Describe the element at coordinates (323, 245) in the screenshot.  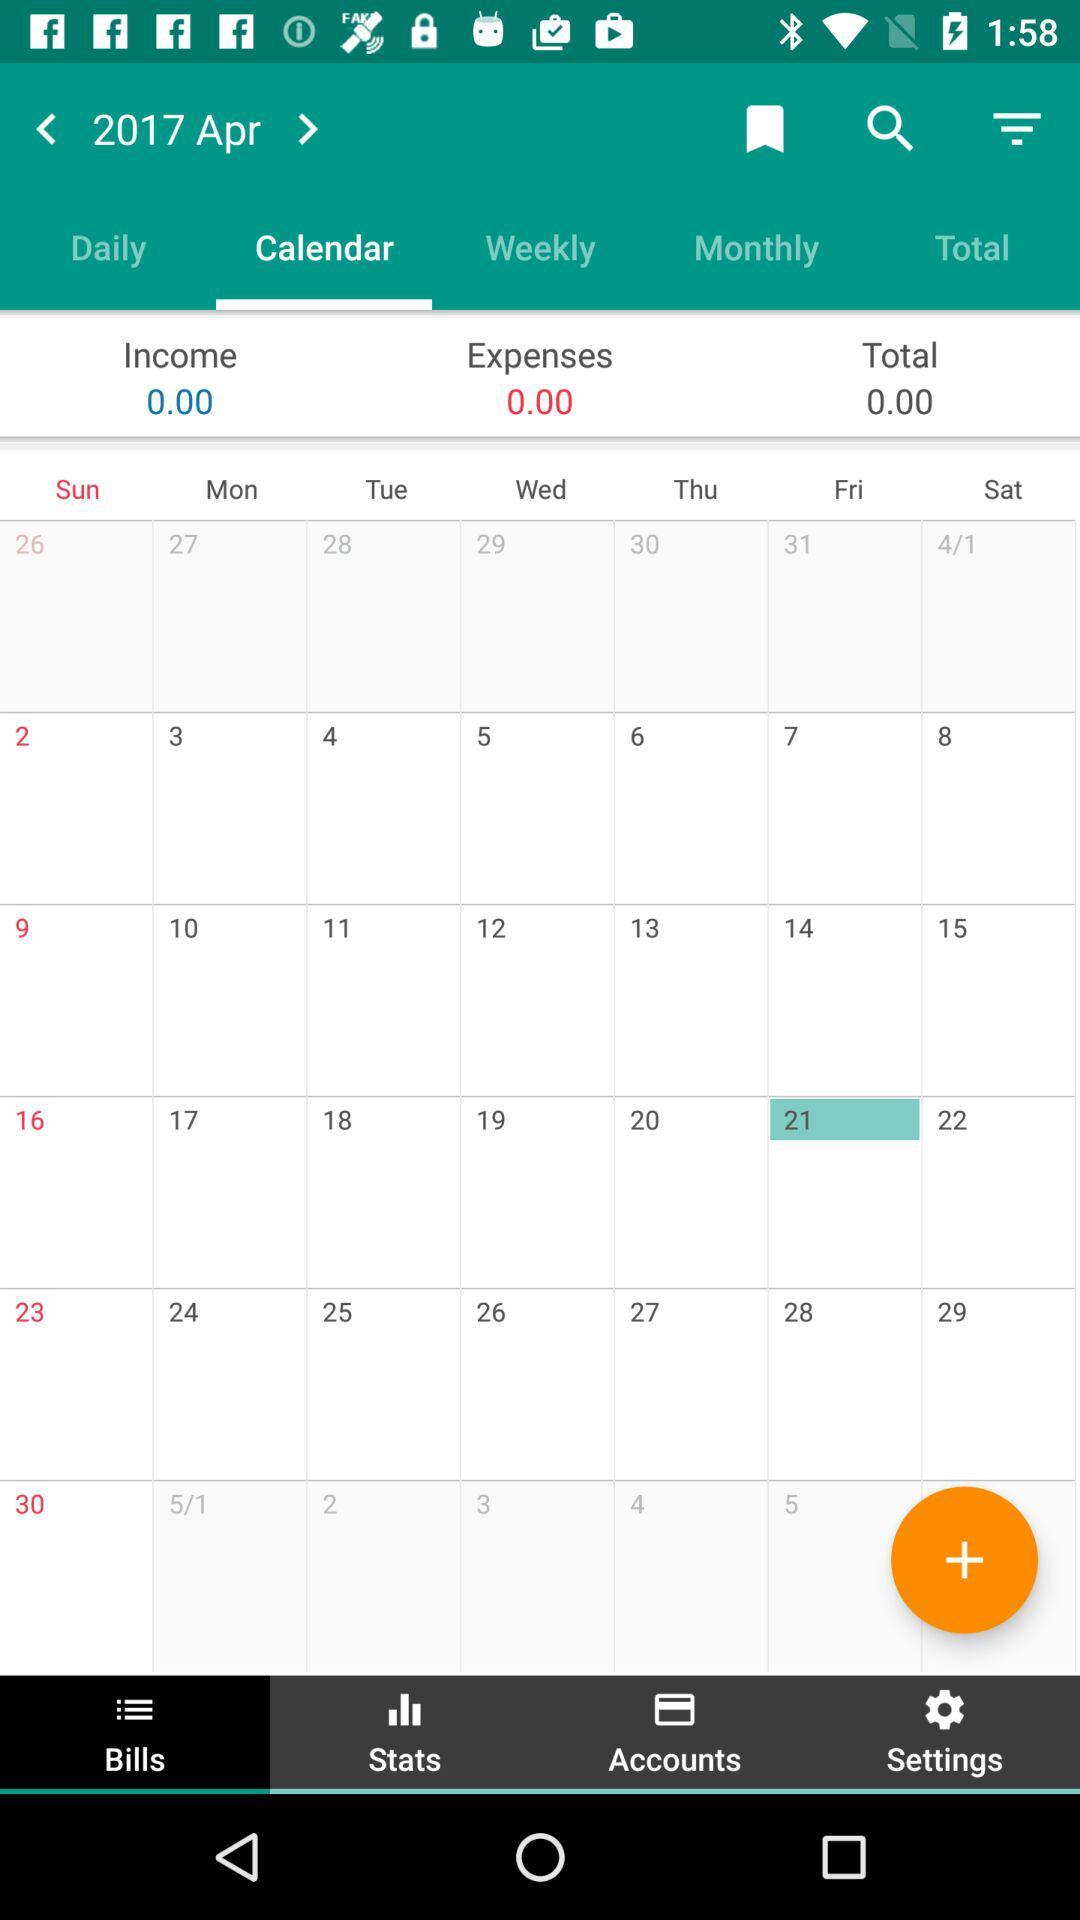
I see `calendar icon` at that location.